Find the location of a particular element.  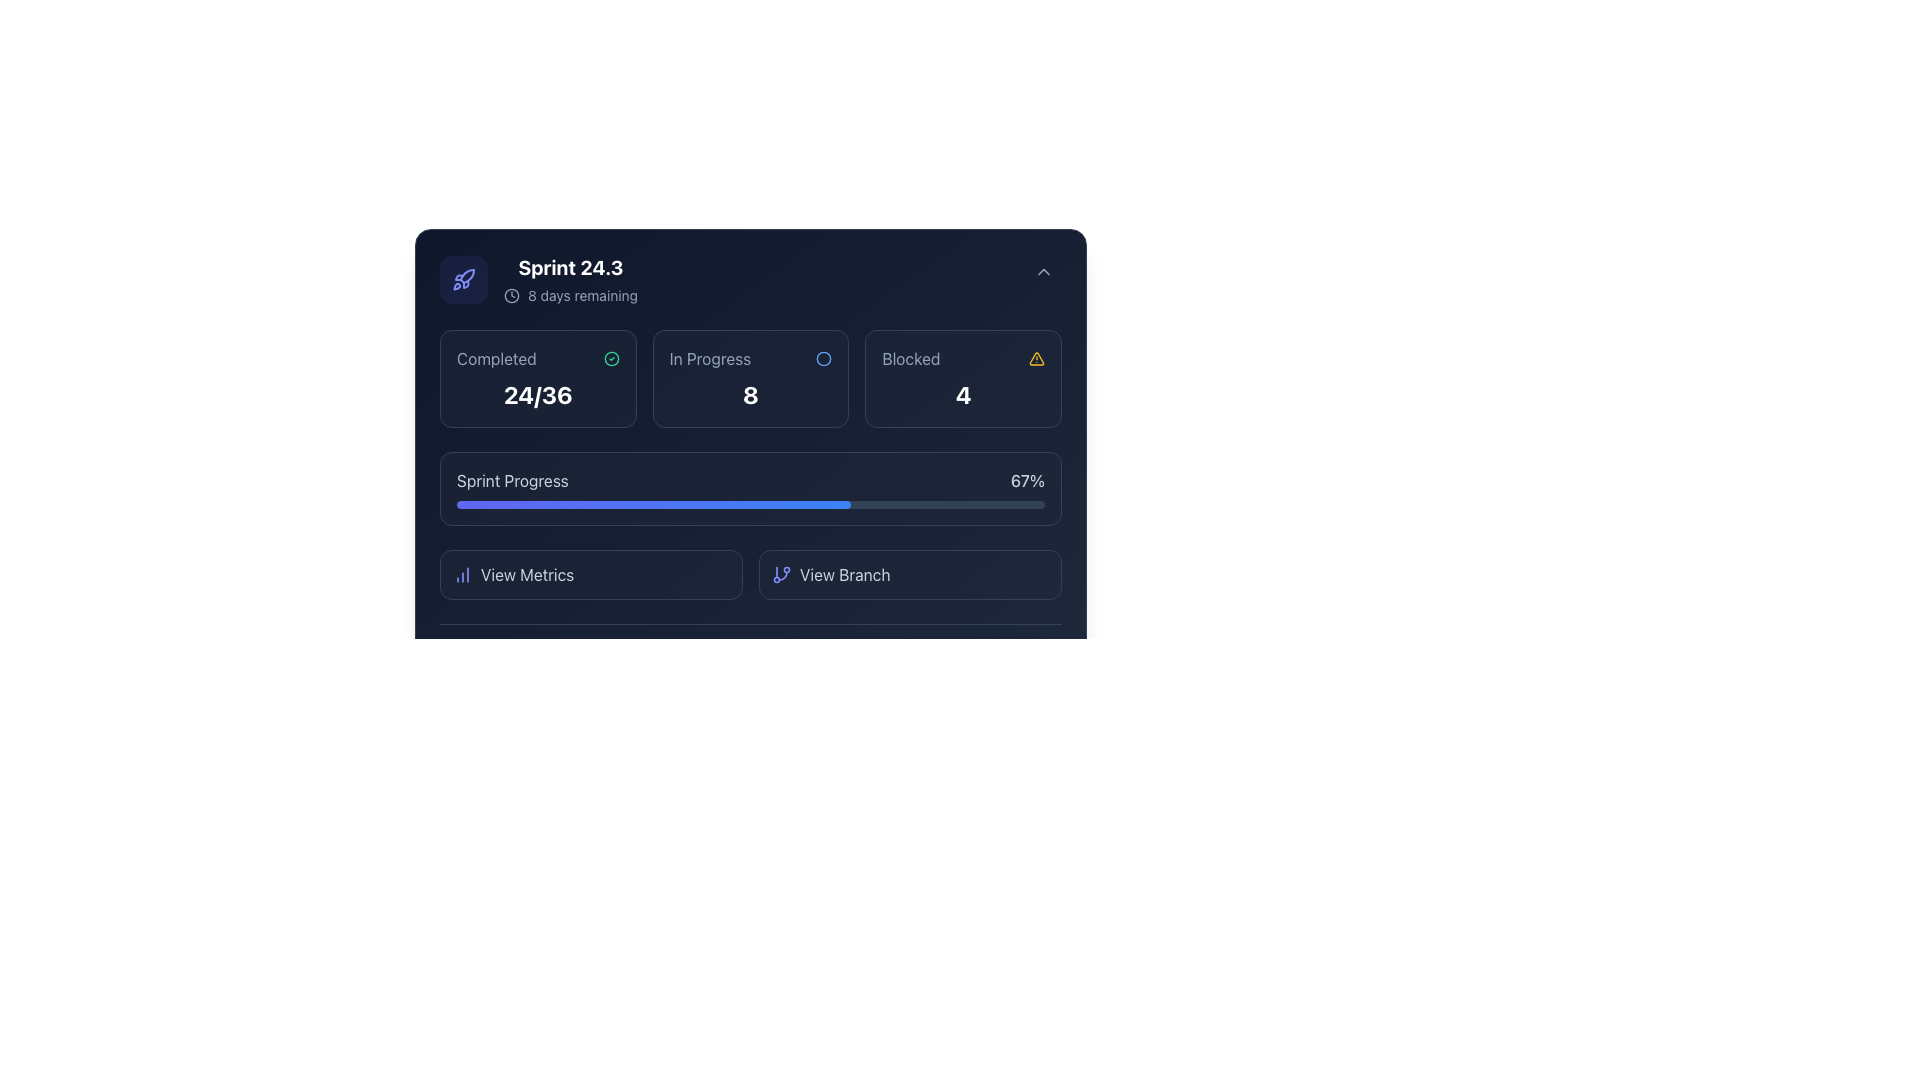

the circular SVG element that represents a clock face, located in the top-left section before the '8 days remaining' text adjacent to 'Sprint 24.3' is located at coordinates (512, 296).